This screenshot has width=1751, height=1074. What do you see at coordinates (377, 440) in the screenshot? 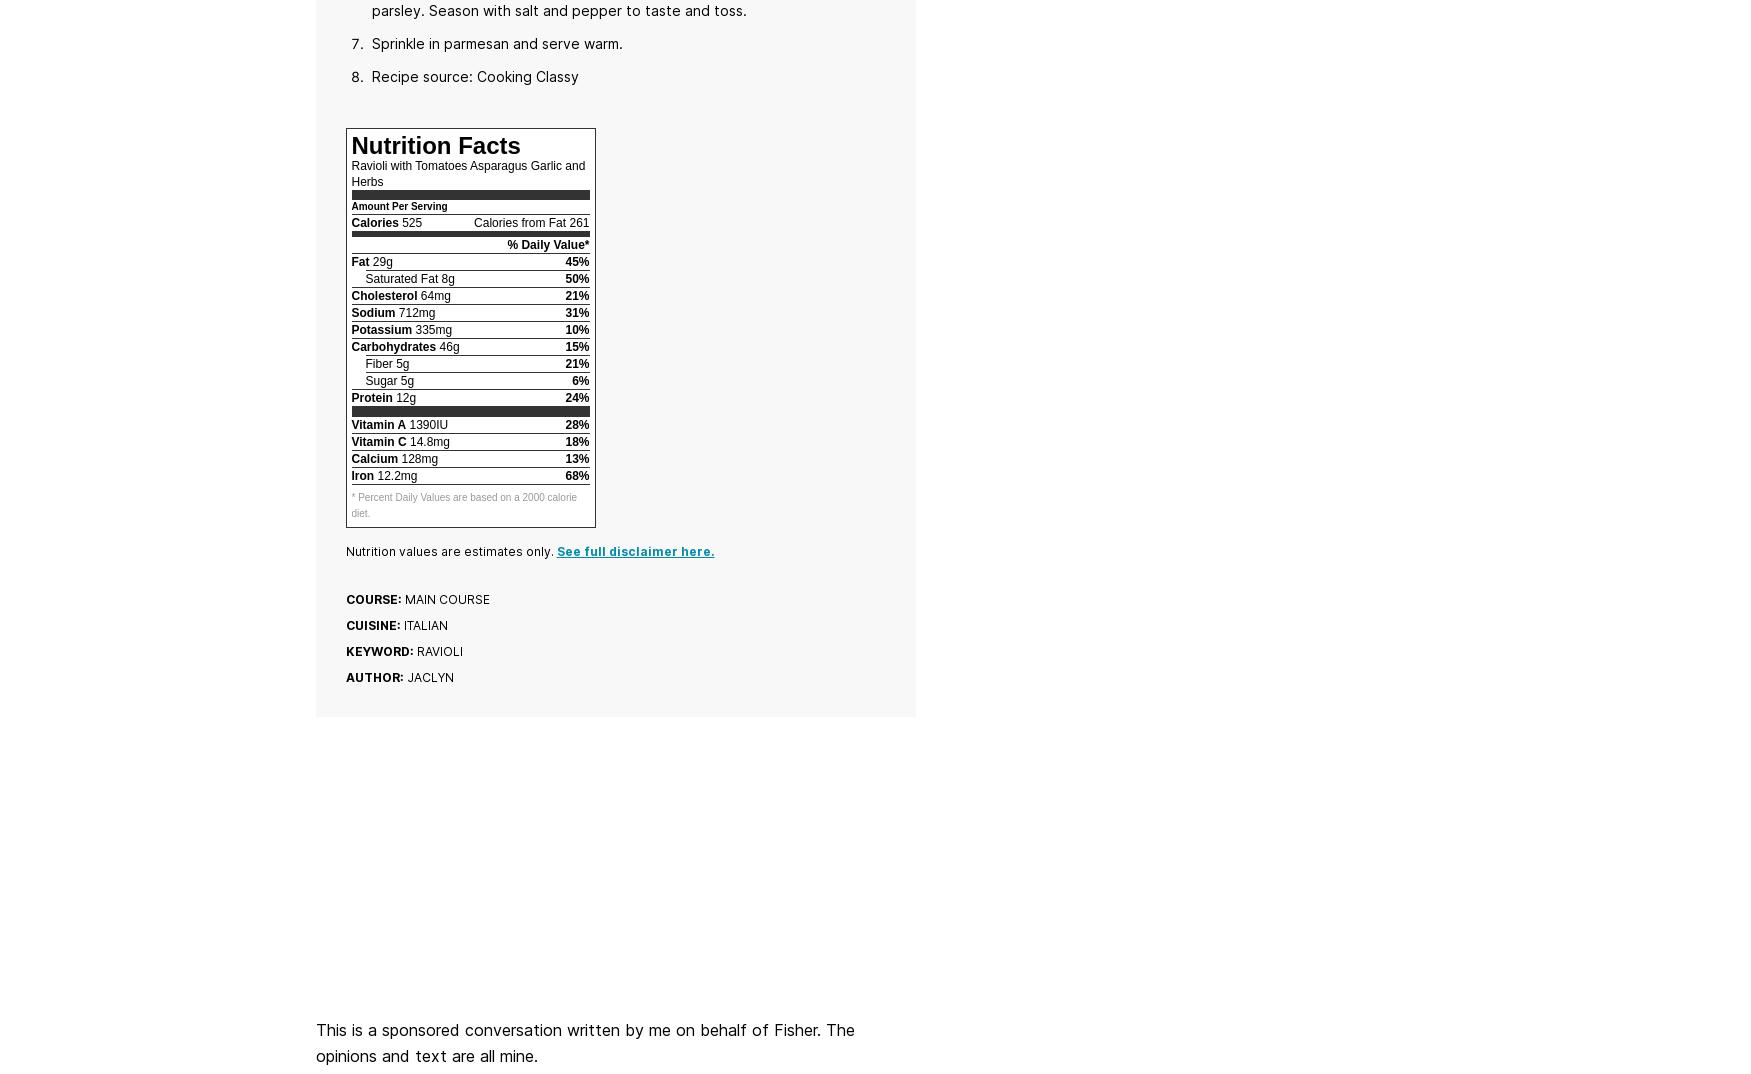
I see `'Vitamin C'` at bounding box center [377, 440].